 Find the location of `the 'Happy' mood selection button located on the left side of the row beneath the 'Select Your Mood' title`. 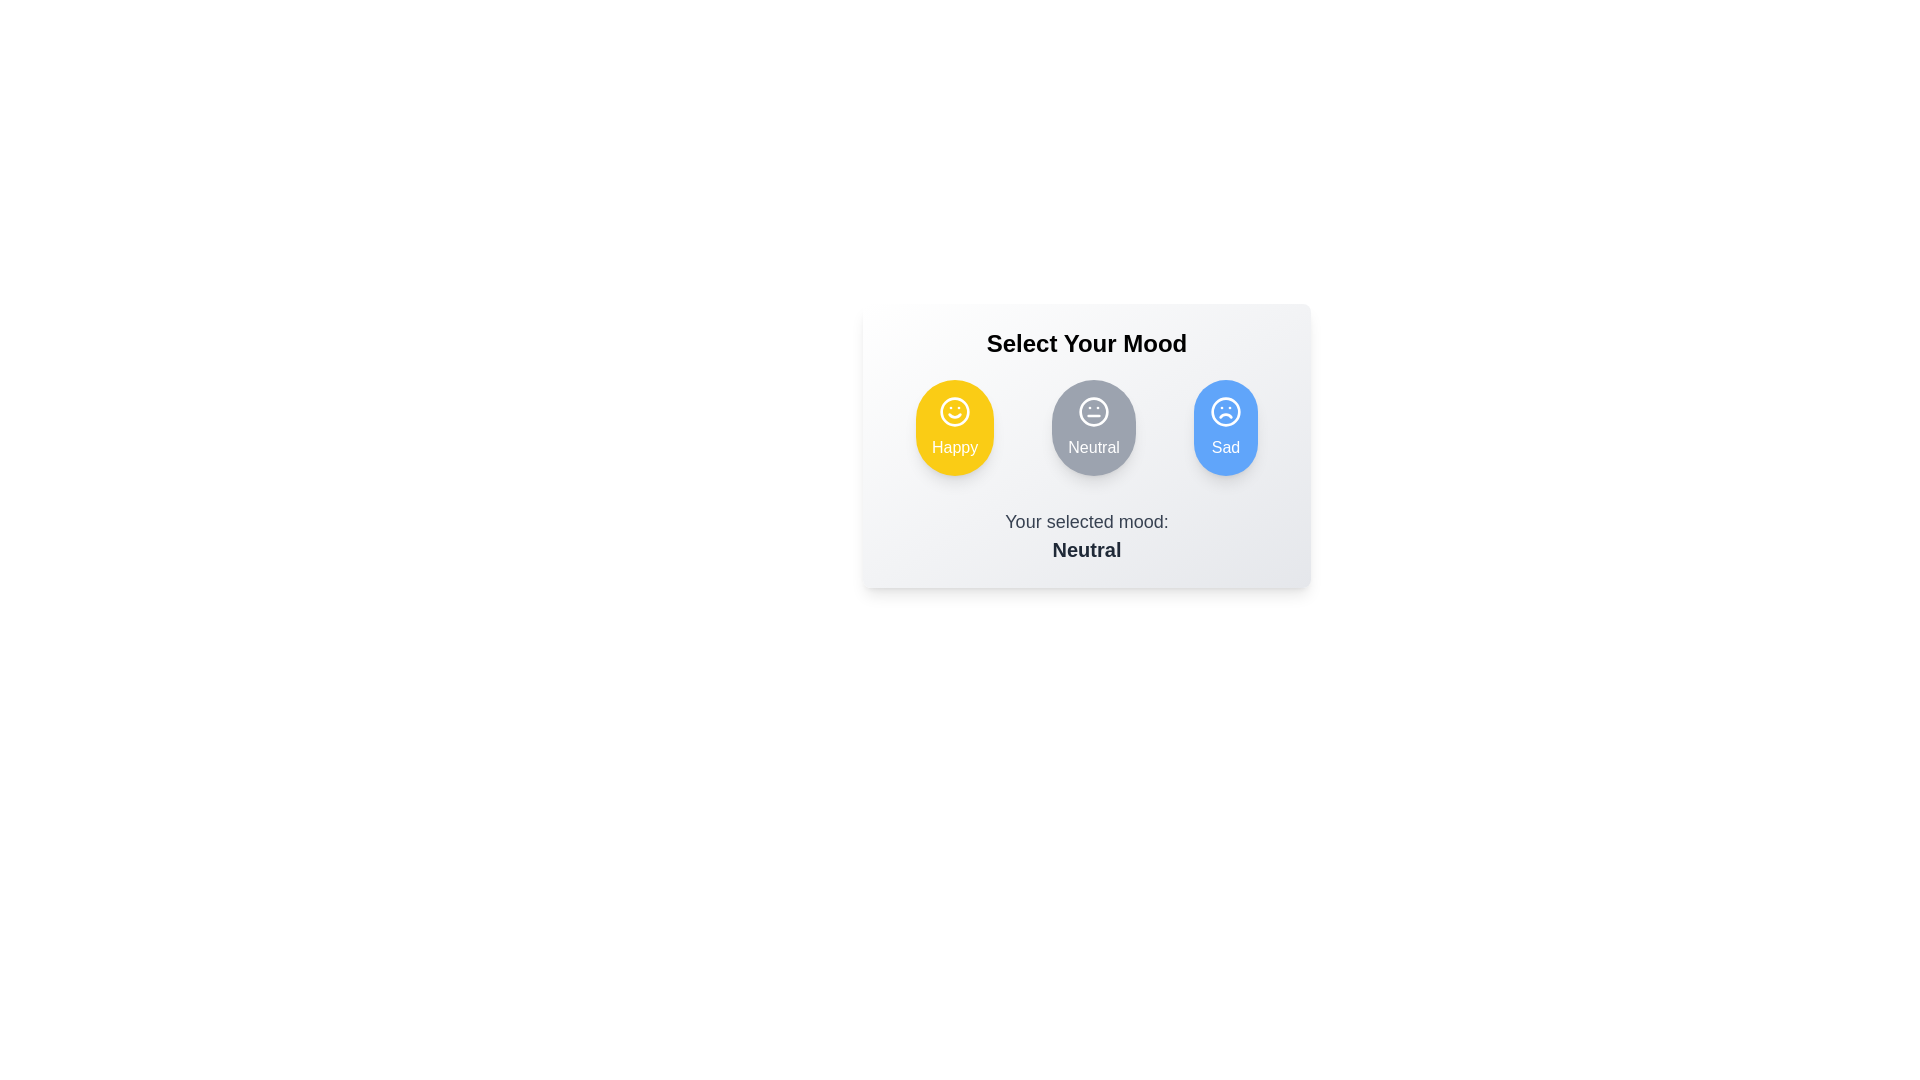

the 'Happy' mood selection button located on the left side of the row beneath the 'Select Your Mood' title is located at coordinates (954, 411).